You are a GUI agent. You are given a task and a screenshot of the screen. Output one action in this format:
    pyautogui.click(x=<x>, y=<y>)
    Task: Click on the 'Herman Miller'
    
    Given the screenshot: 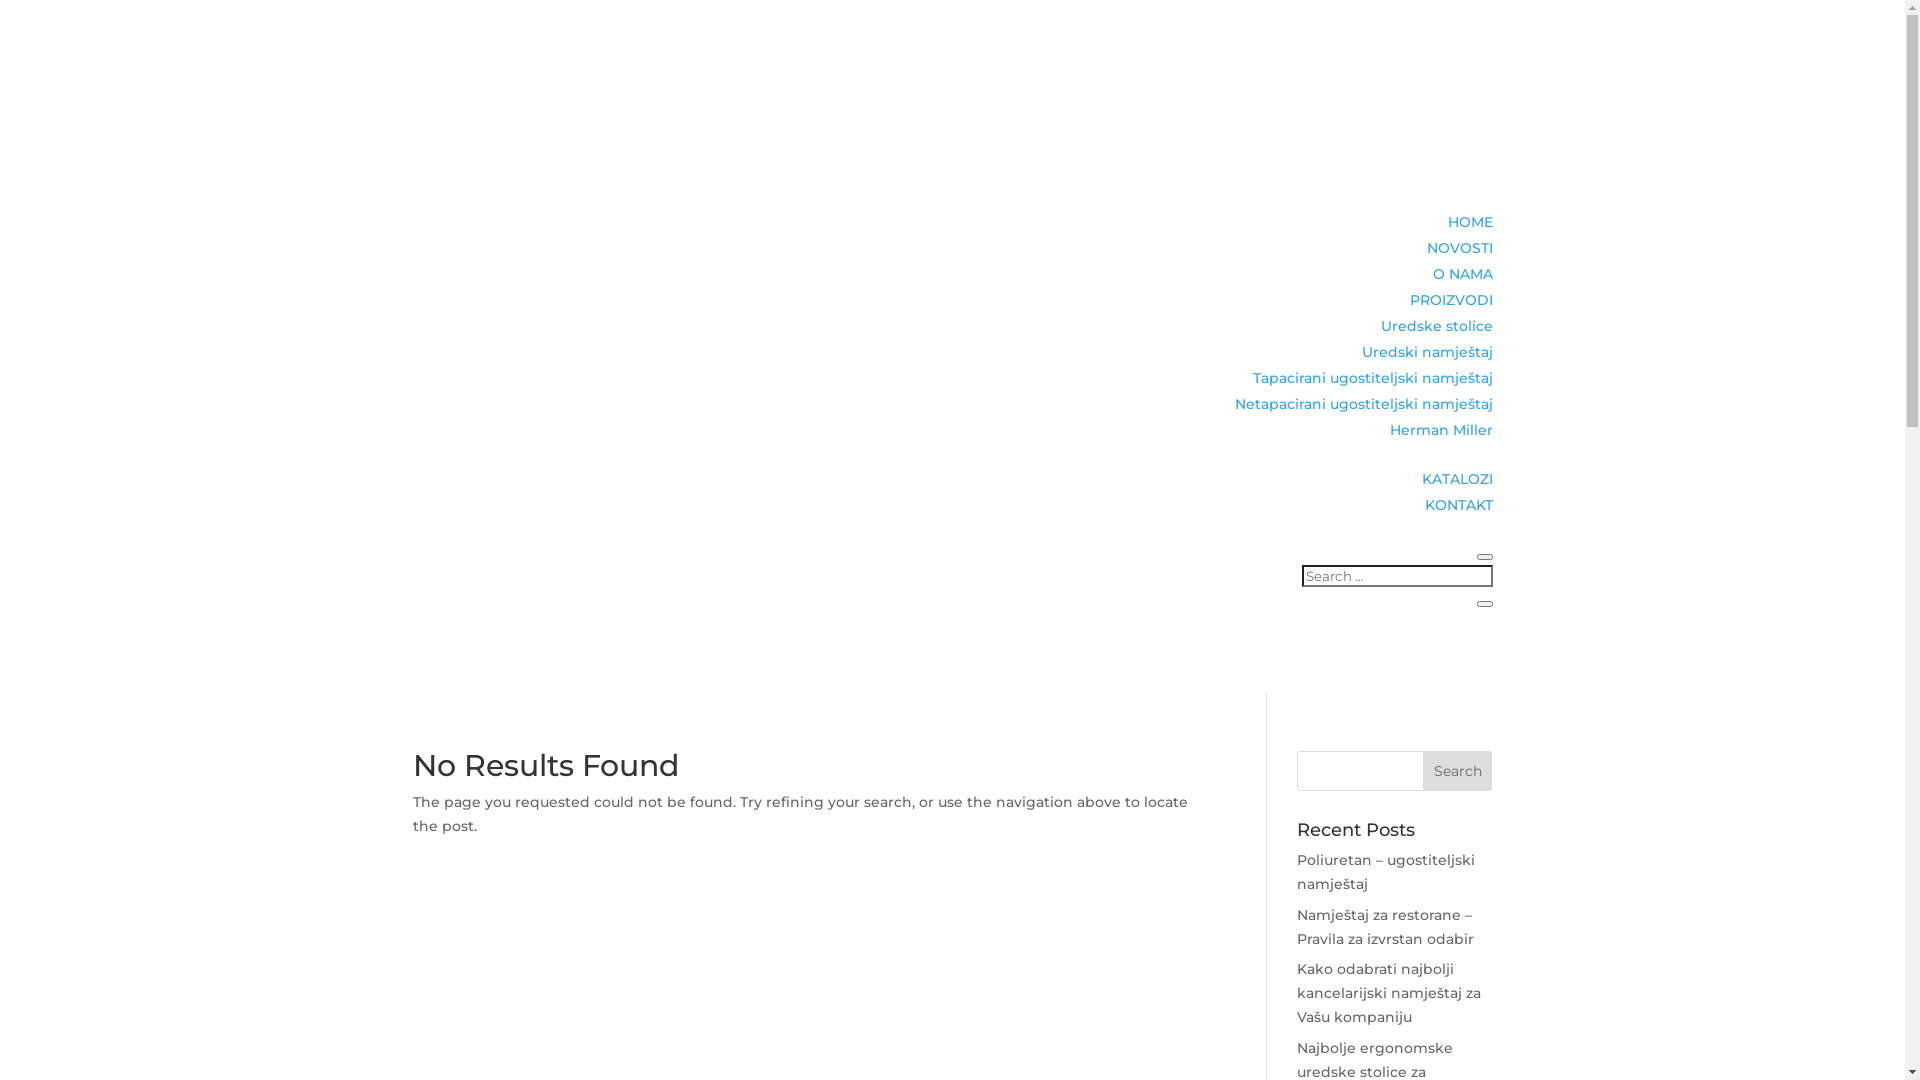 What is the action you would take?
    pyautogui.click(x=1389, y=428)
    